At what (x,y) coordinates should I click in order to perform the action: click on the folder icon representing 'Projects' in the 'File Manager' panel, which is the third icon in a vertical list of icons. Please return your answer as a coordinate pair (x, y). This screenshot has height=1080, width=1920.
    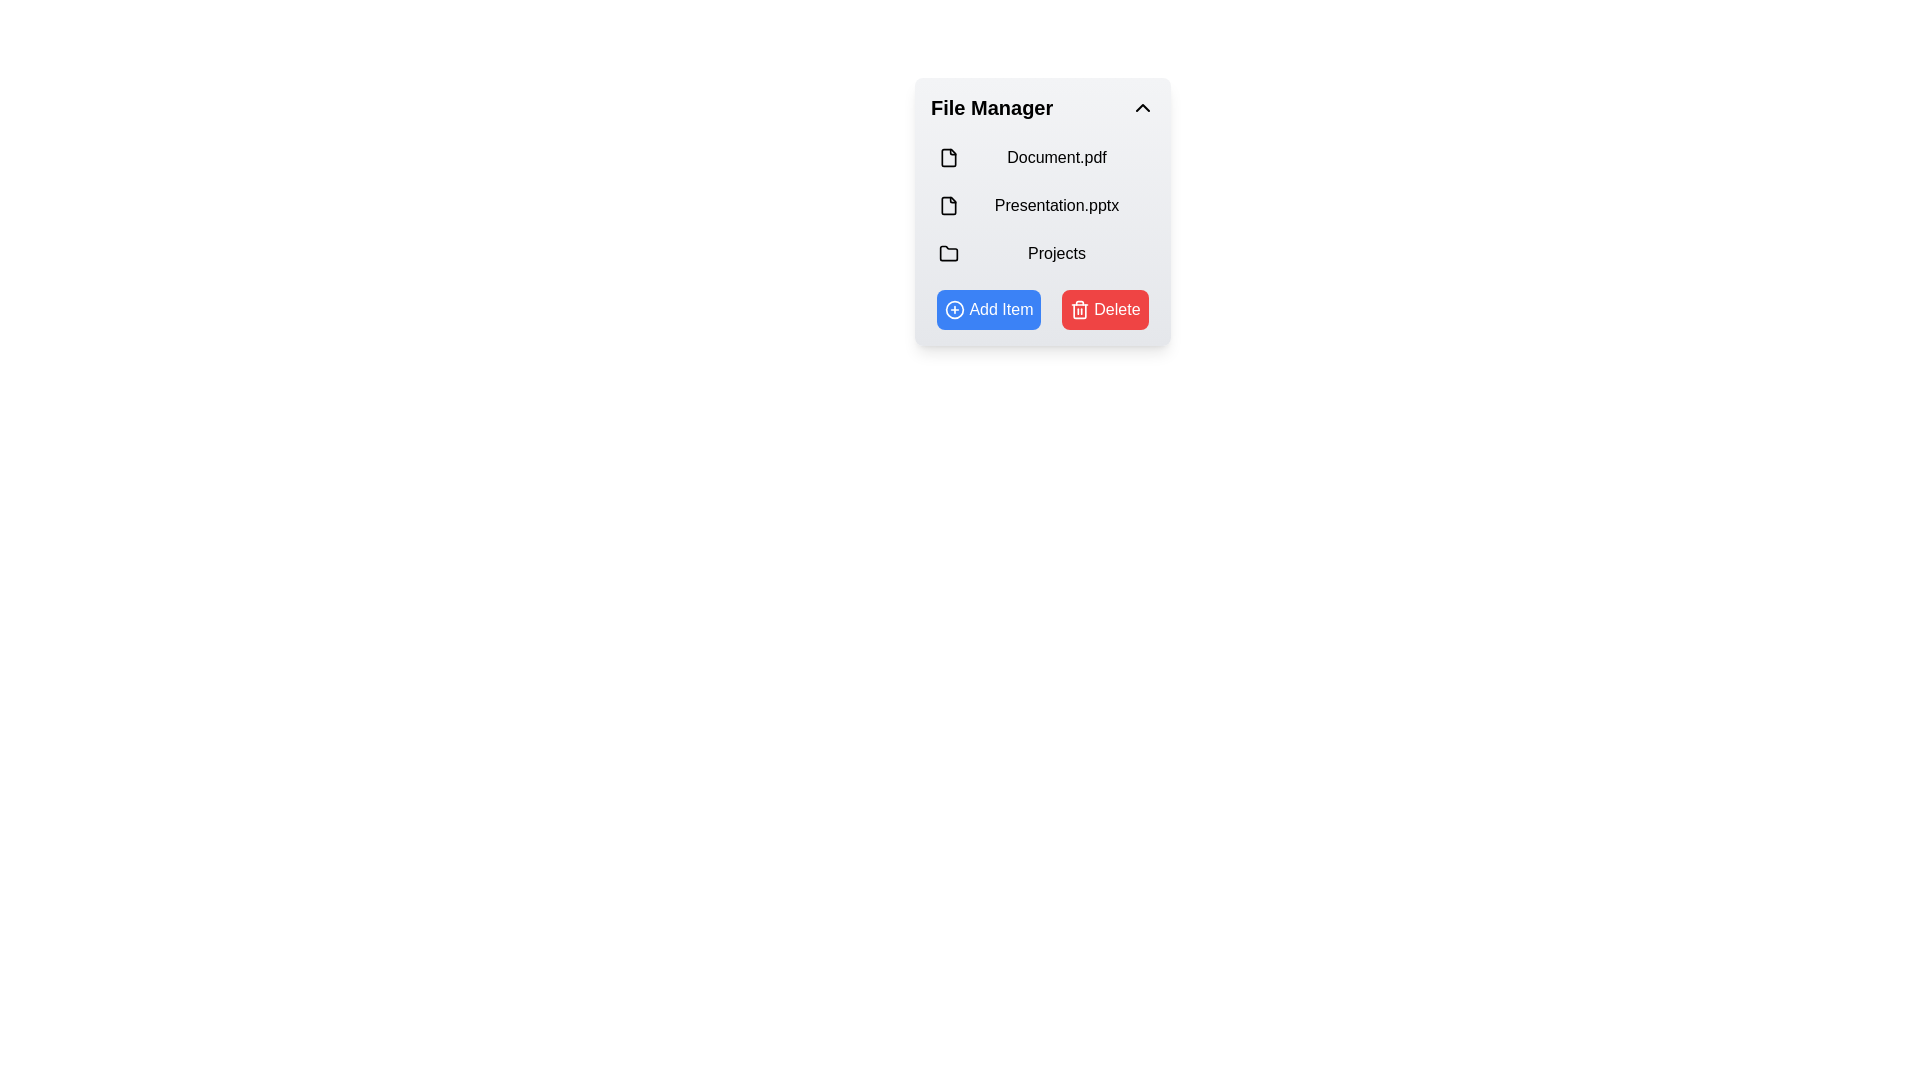
    Looking at the image, I should click on (948, 252).